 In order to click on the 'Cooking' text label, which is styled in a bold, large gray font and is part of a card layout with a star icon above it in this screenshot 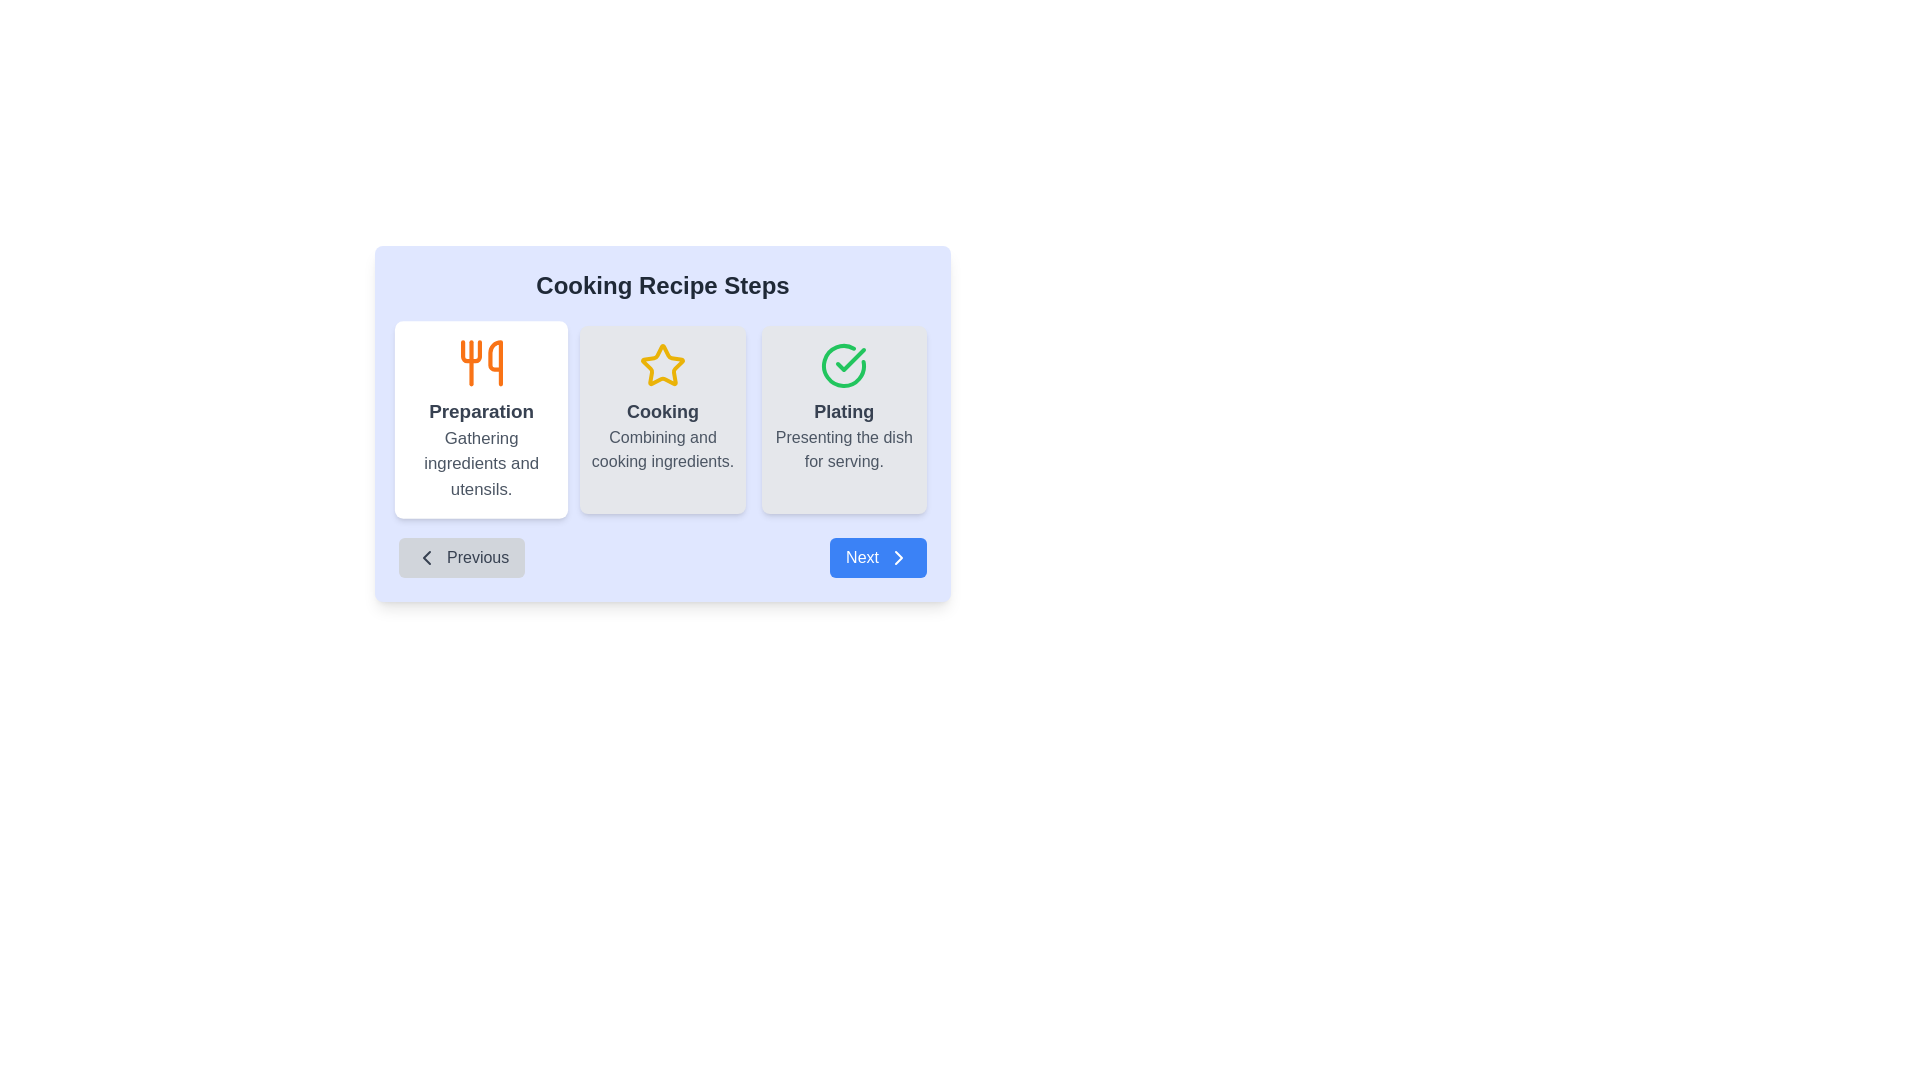, I will do `click(662, 411)`.